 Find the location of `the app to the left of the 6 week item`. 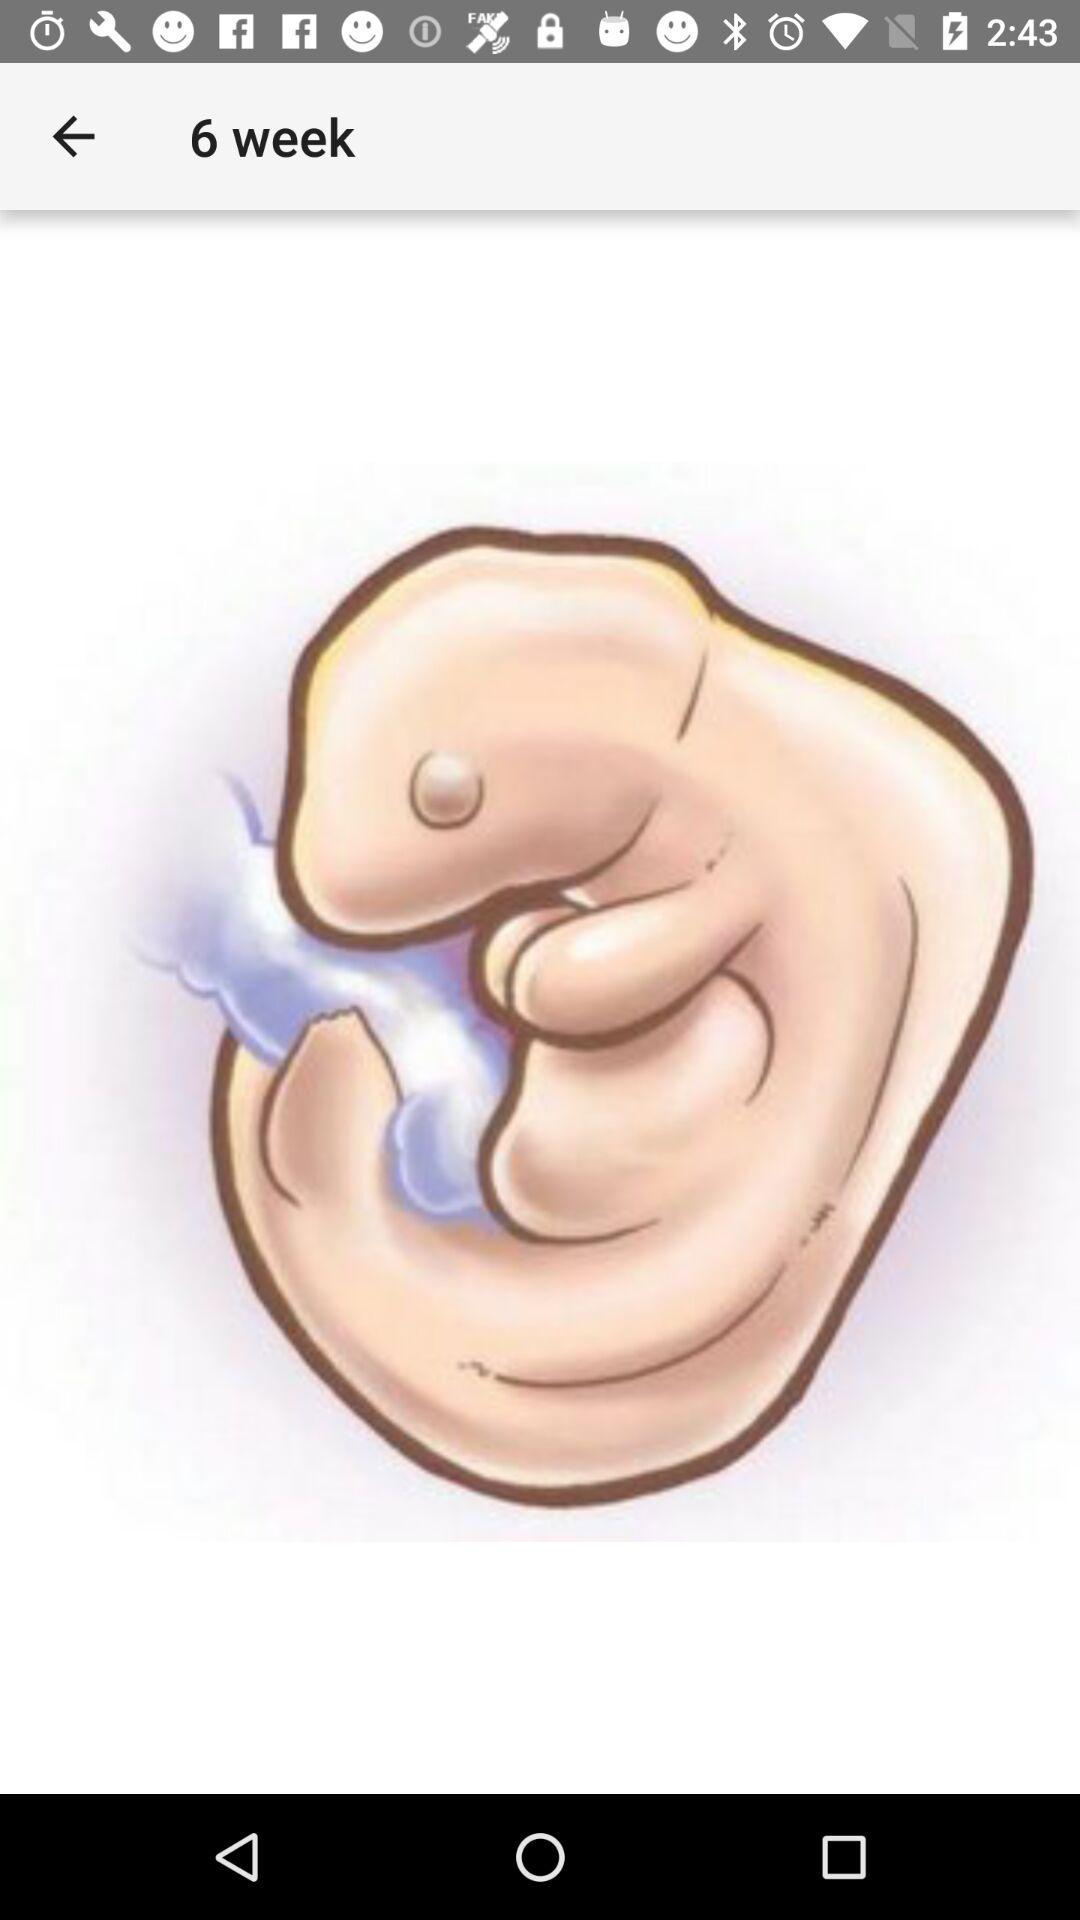

the app to the left of the 6 week item is located at coordinates (72, 135).